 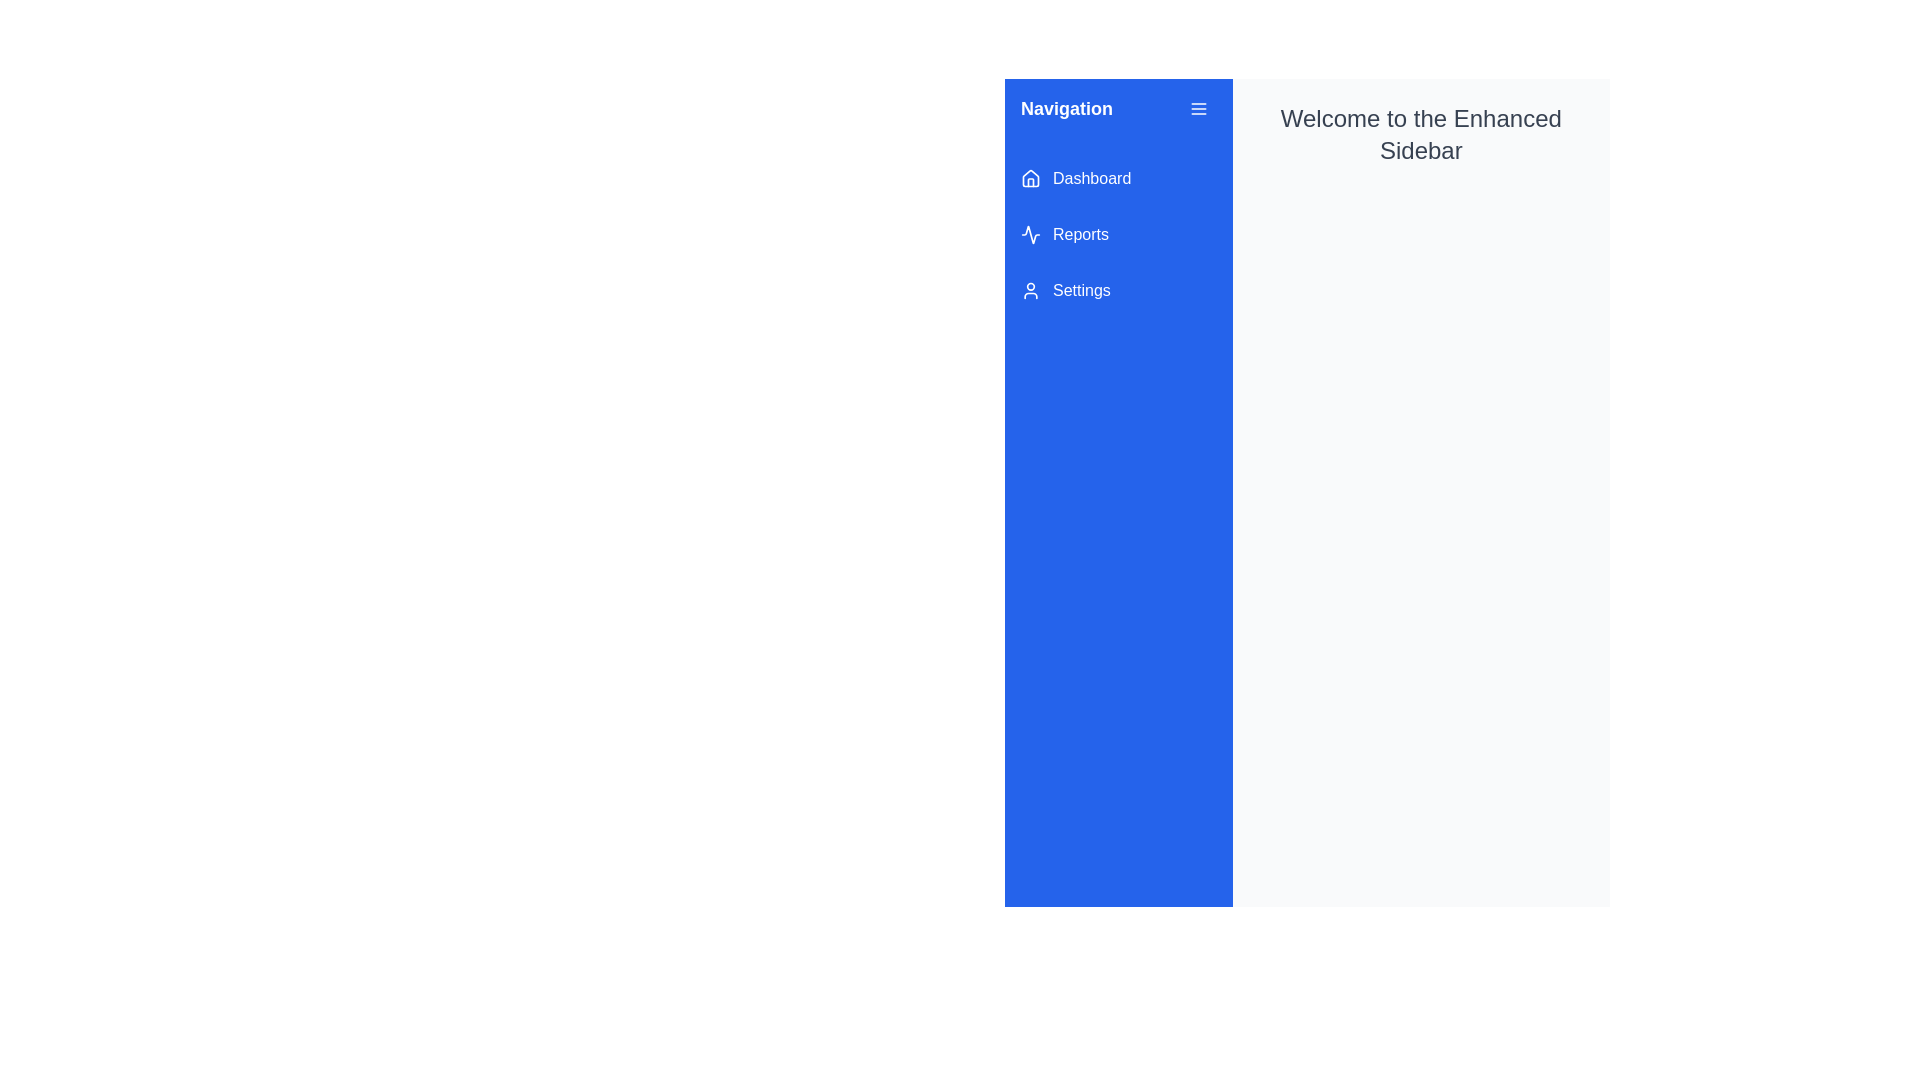 What do you see at coordinates (1420, 135) in the screenshot?
I see `heading text that says 'Welcome to the Enhanced Sidebar', which is prominently displayed in the upper section of the right content area, adjacent to the blue navigation bar` at bounding box center [1420, 135].